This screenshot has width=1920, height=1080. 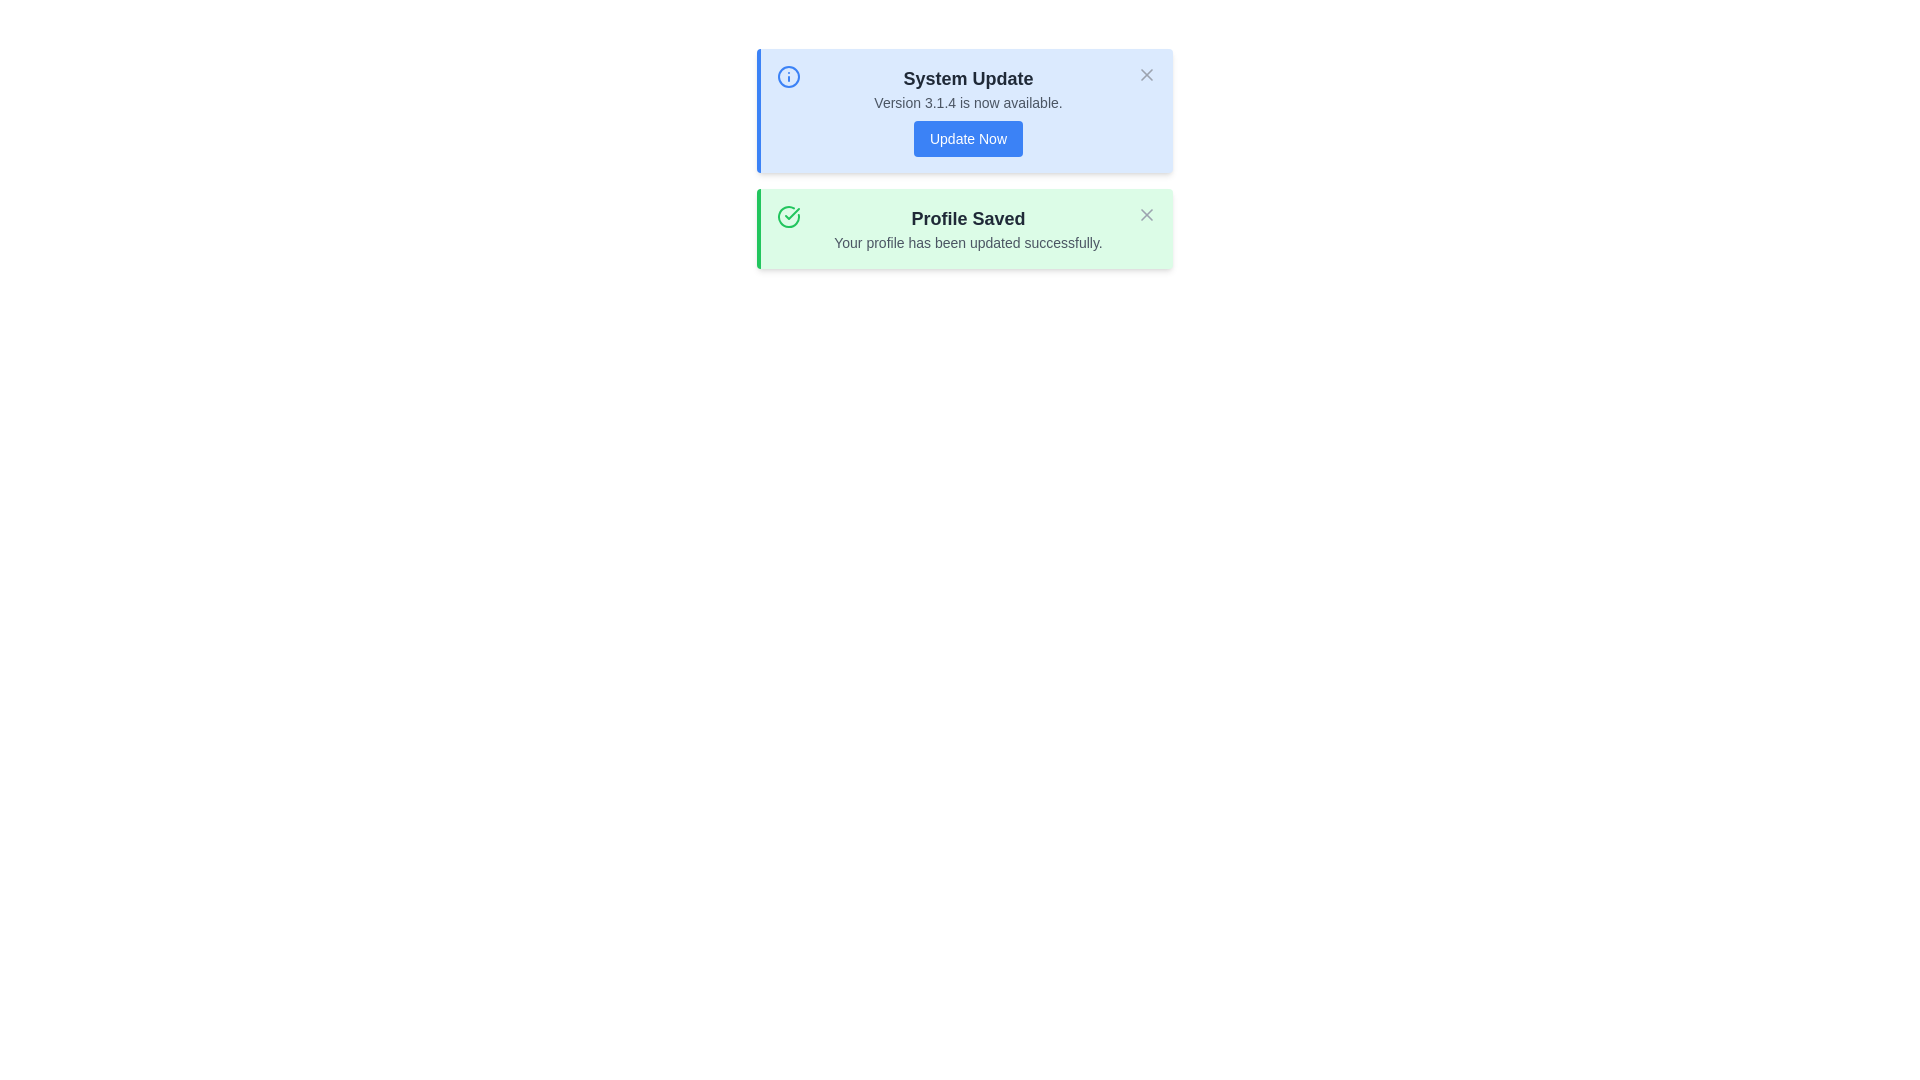 What do you see at coordinates (791, 213) in the screenshot?
I see `the green checkmark symbol in the second notification box indicating 'Profile Saved'` at bounding box center [791, 213].